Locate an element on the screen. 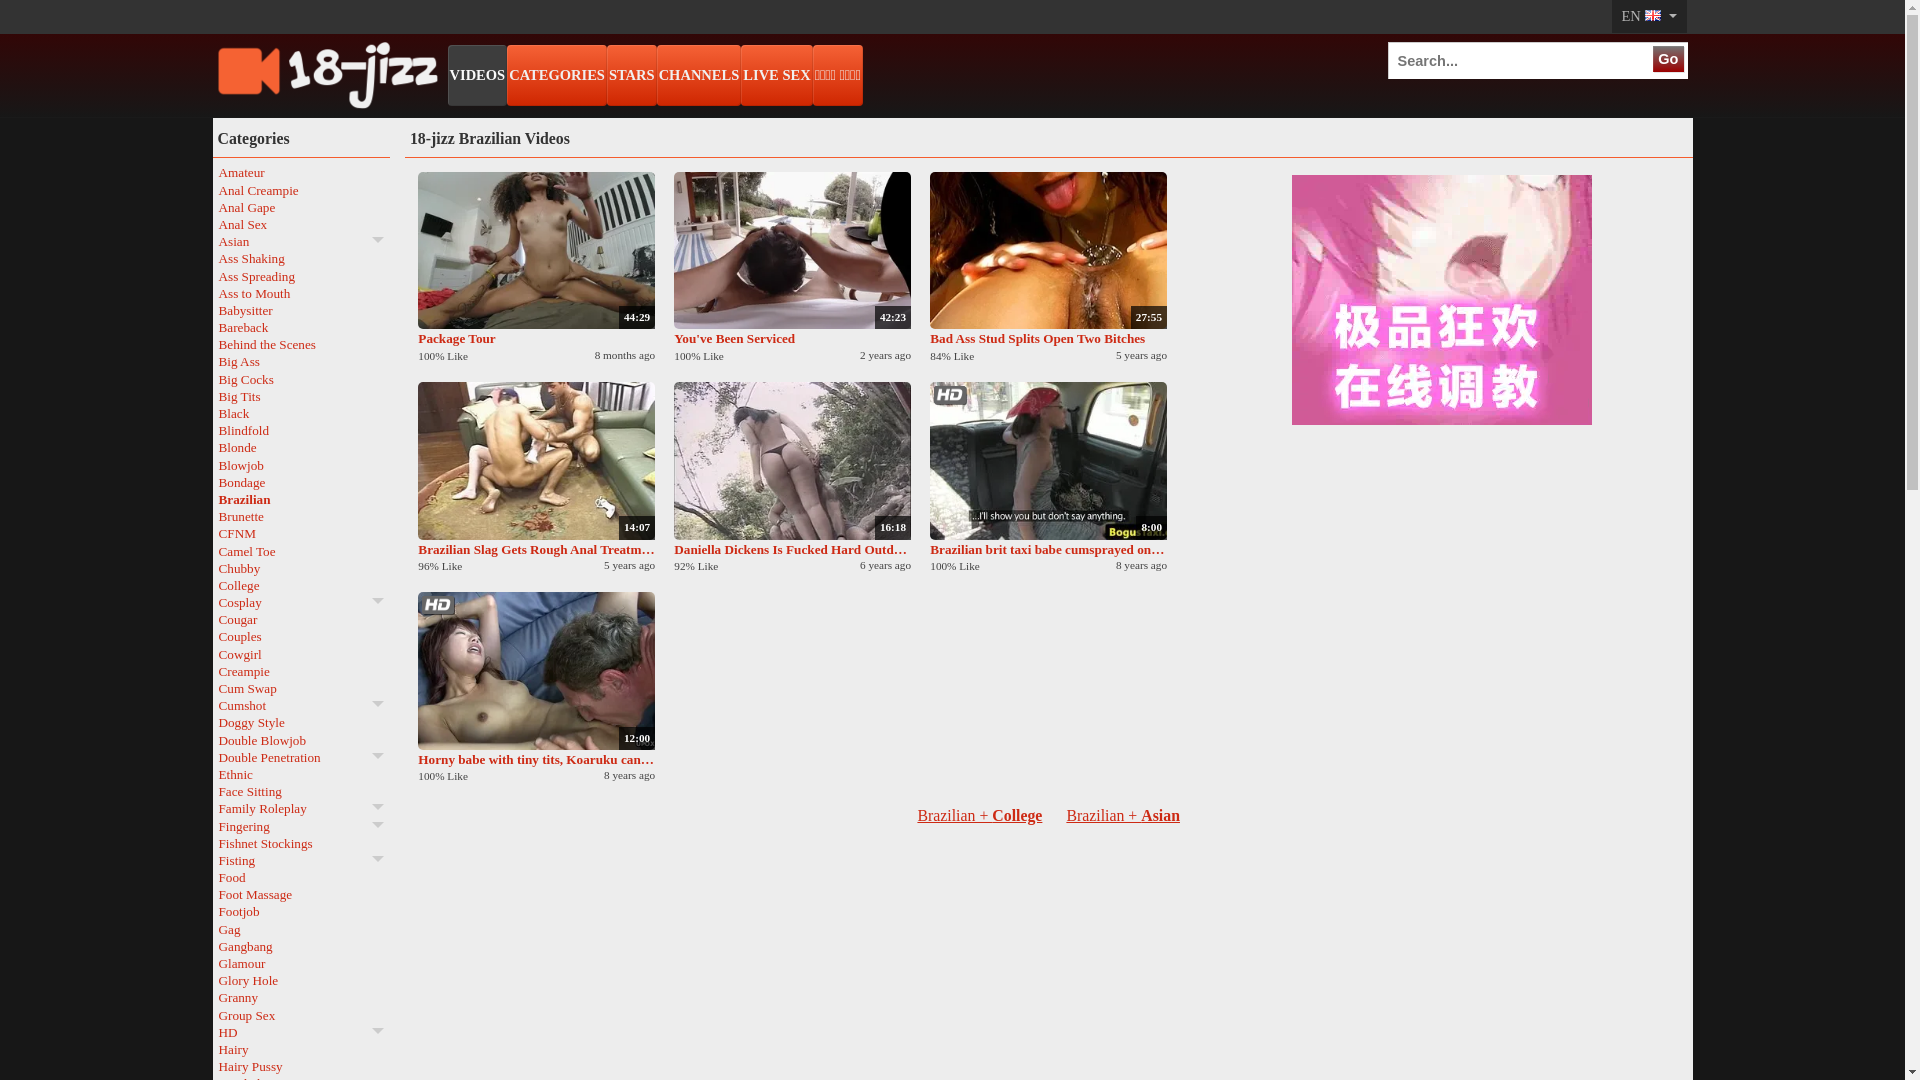 This screenshot has width=1920, height=1080. 'Asian' is located at coordinates (300, 240).